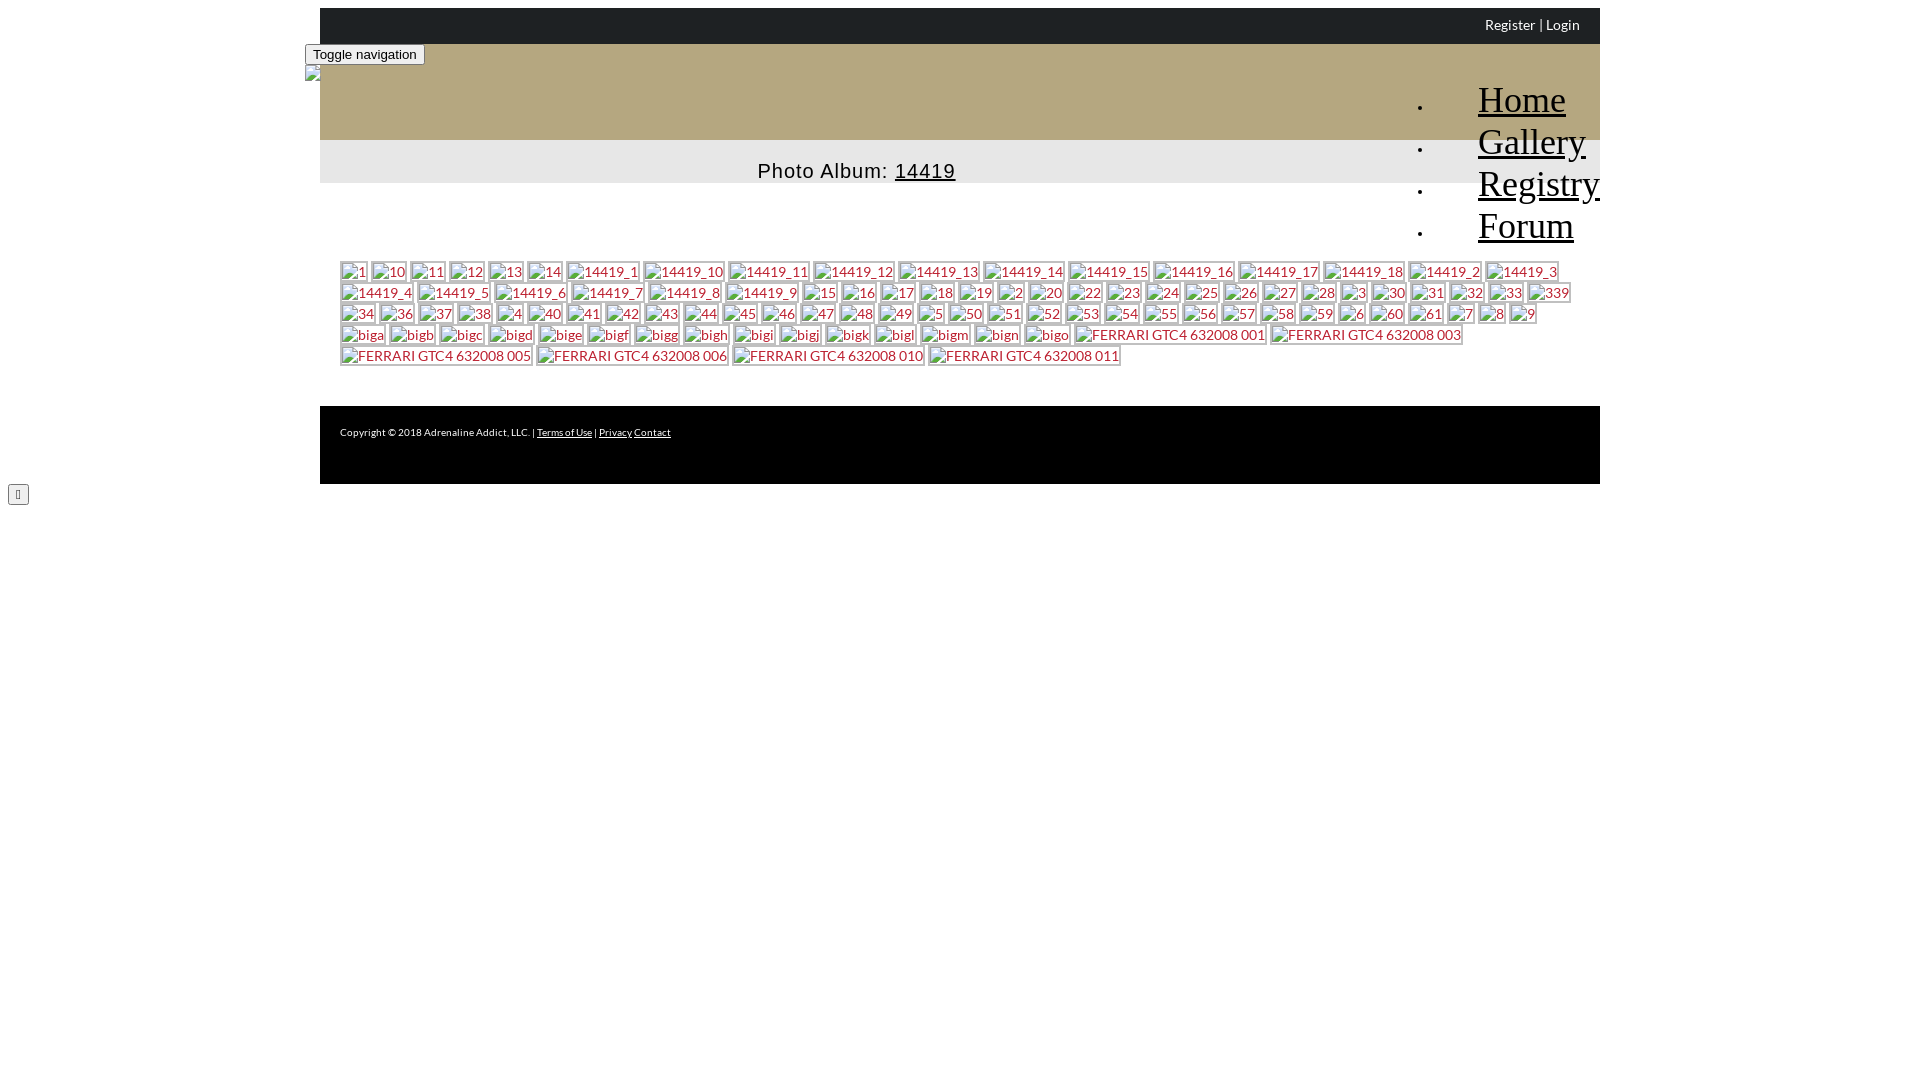 The height and width of the screenshot is (1080, 1920). Describe the element at coordinates (974, 333) in the screenshot. I see `'bign (click to enlarge)'` at that location.